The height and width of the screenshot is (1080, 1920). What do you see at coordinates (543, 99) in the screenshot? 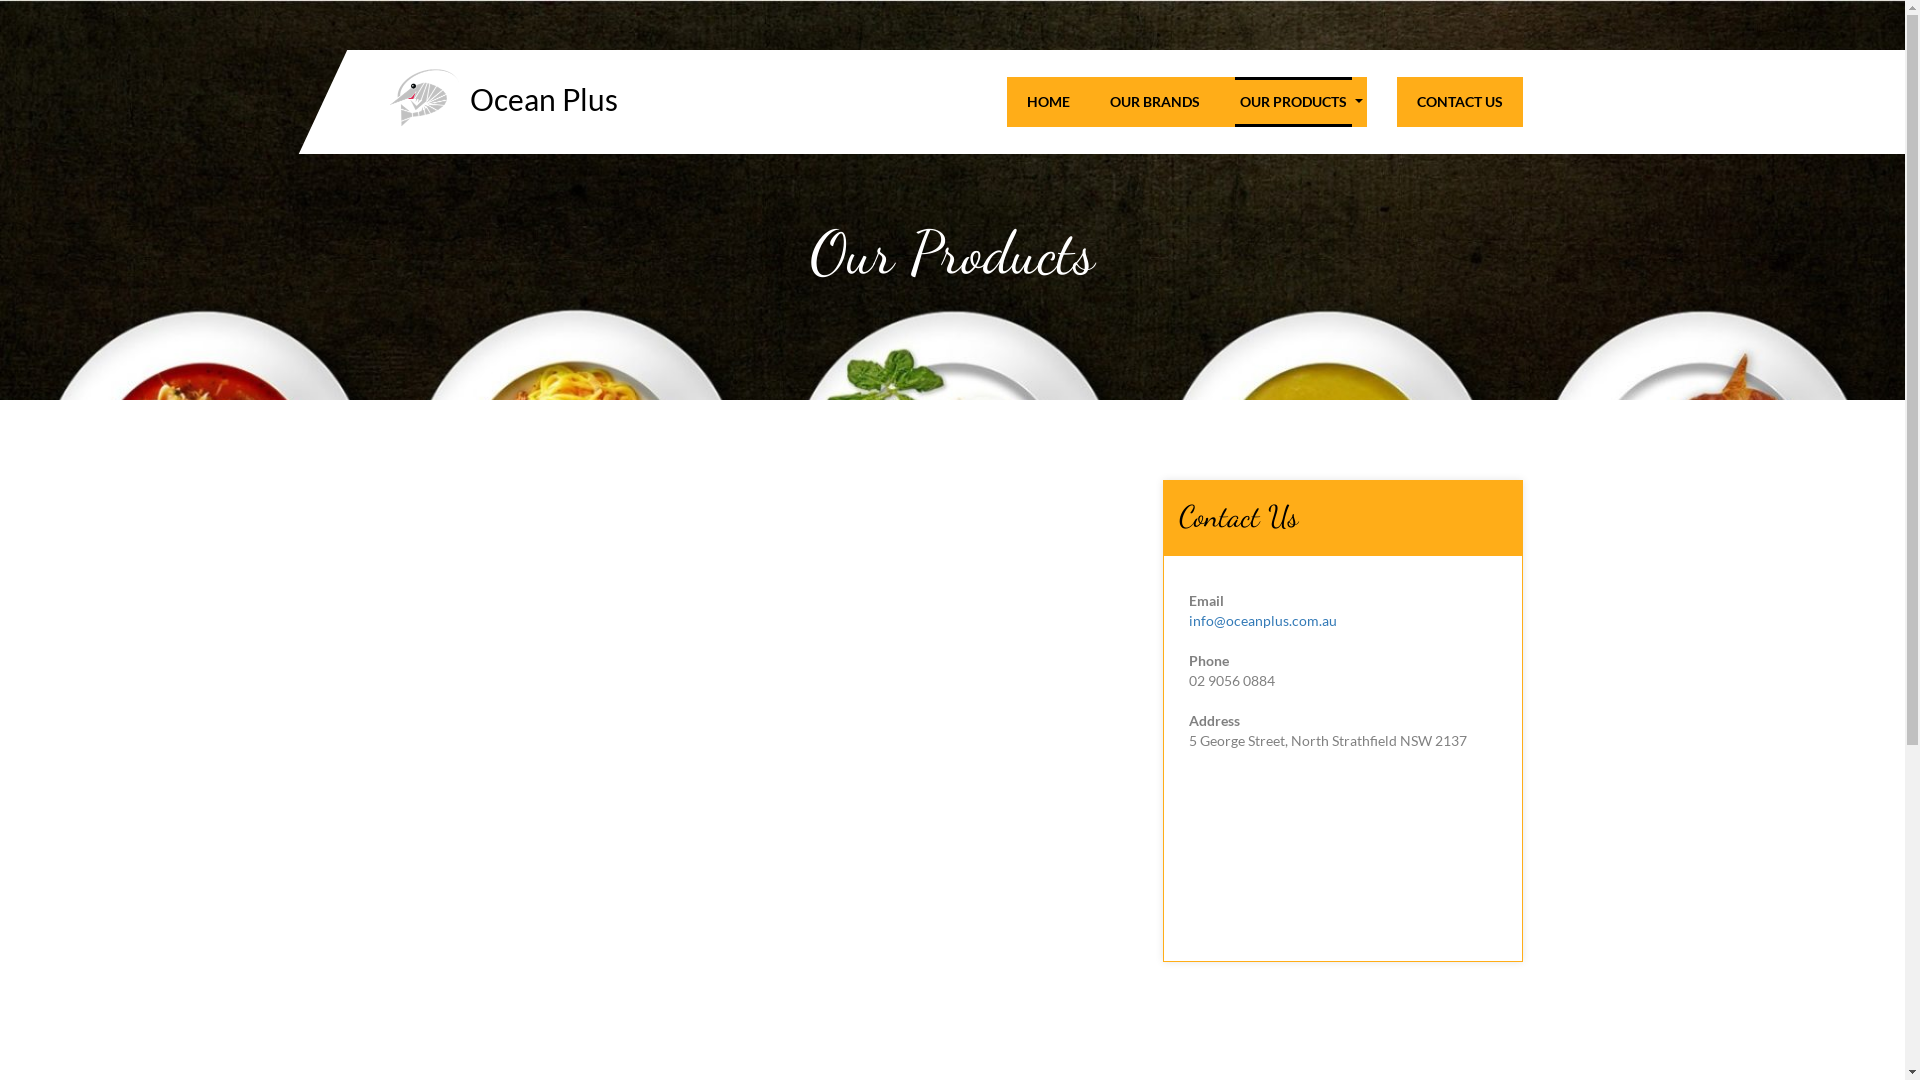
I see `'Ocean Plus'` at bounding box center [543, 99].